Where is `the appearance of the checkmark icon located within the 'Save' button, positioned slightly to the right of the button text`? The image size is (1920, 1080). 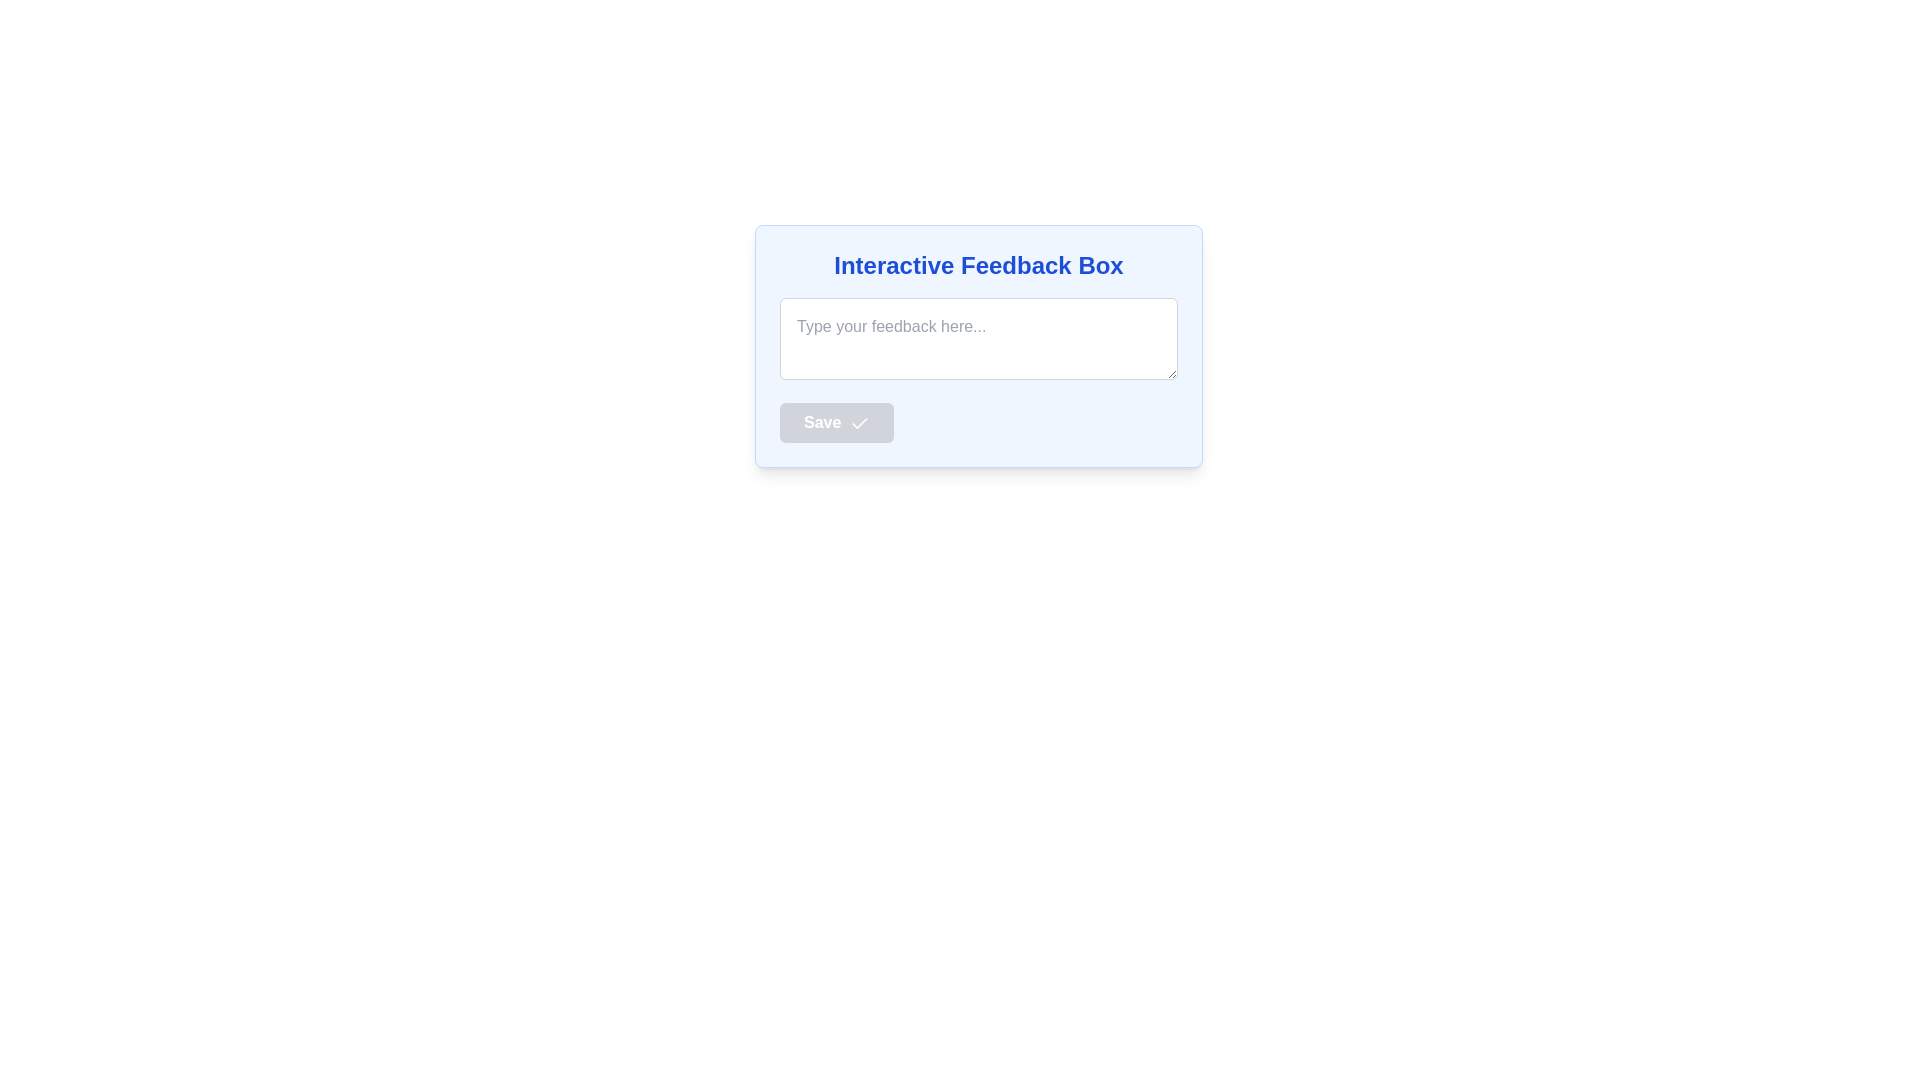
the appearance of the checkmark icon located within the 'Save' button, positioned slightly to the right of the button text is located at coordinates (859, 422).